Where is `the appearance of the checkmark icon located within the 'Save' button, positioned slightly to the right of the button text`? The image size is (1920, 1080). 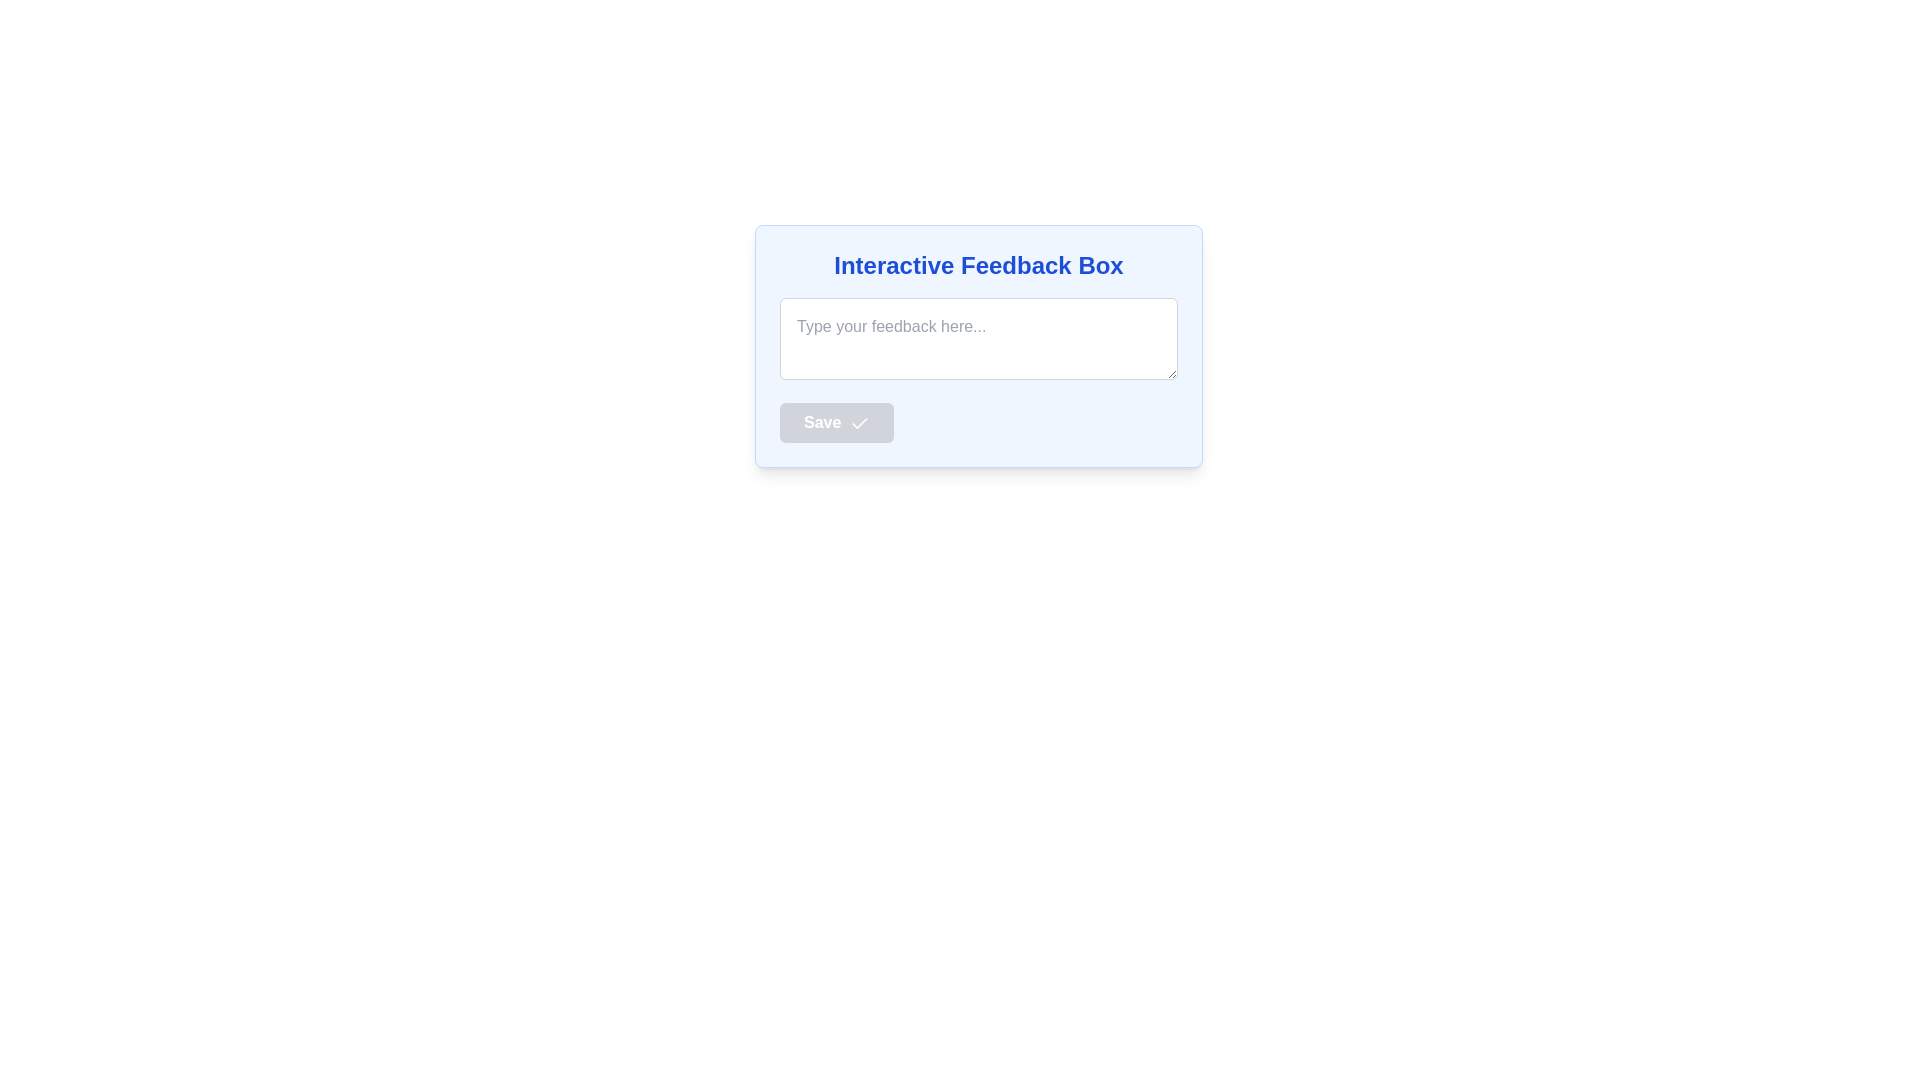
the appearance of the checkmark icon located within the 'Save' button, positioned slightly to the right of the button text is located at coordinates (859, 422).